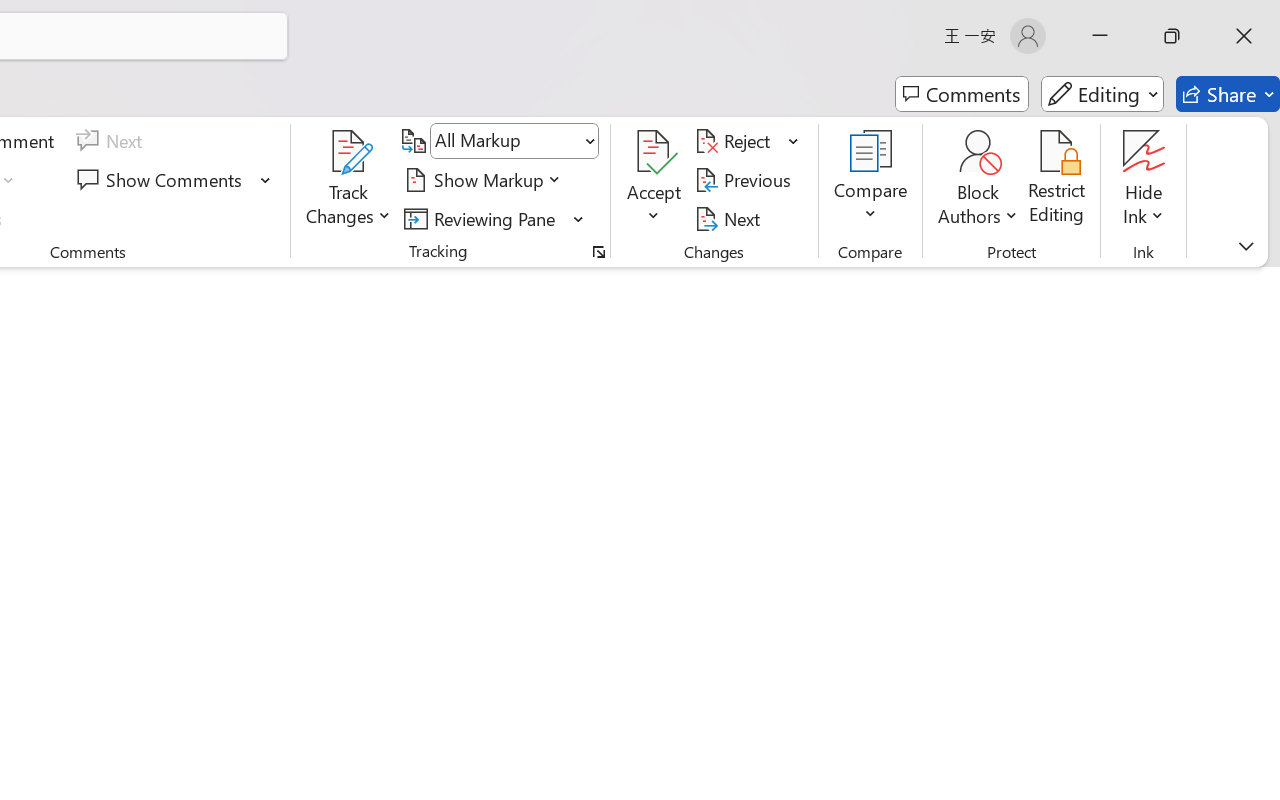 The image size is (1280, 800). I want to click on 'Close', so click(1243, 35).